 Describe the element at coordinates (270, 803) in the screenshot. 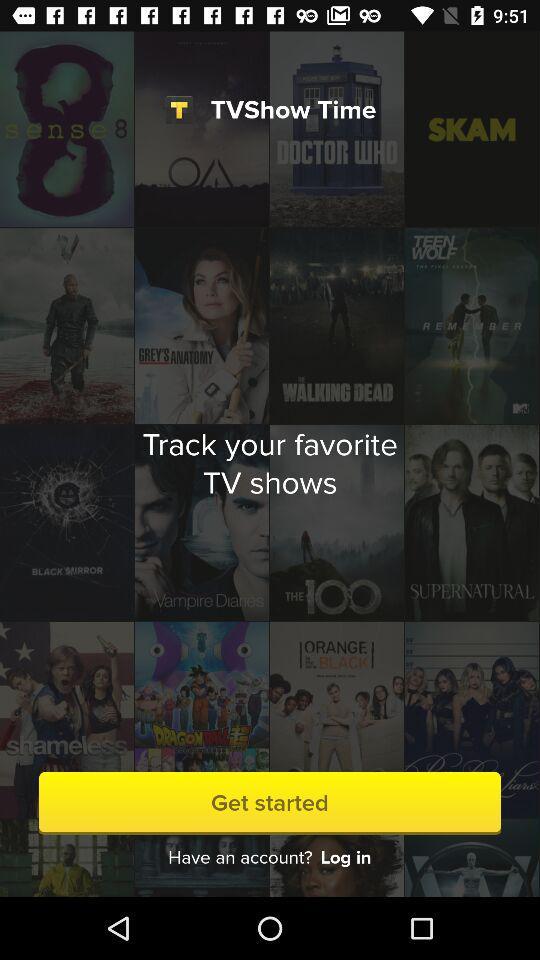

I see `the get started icon` at that location.